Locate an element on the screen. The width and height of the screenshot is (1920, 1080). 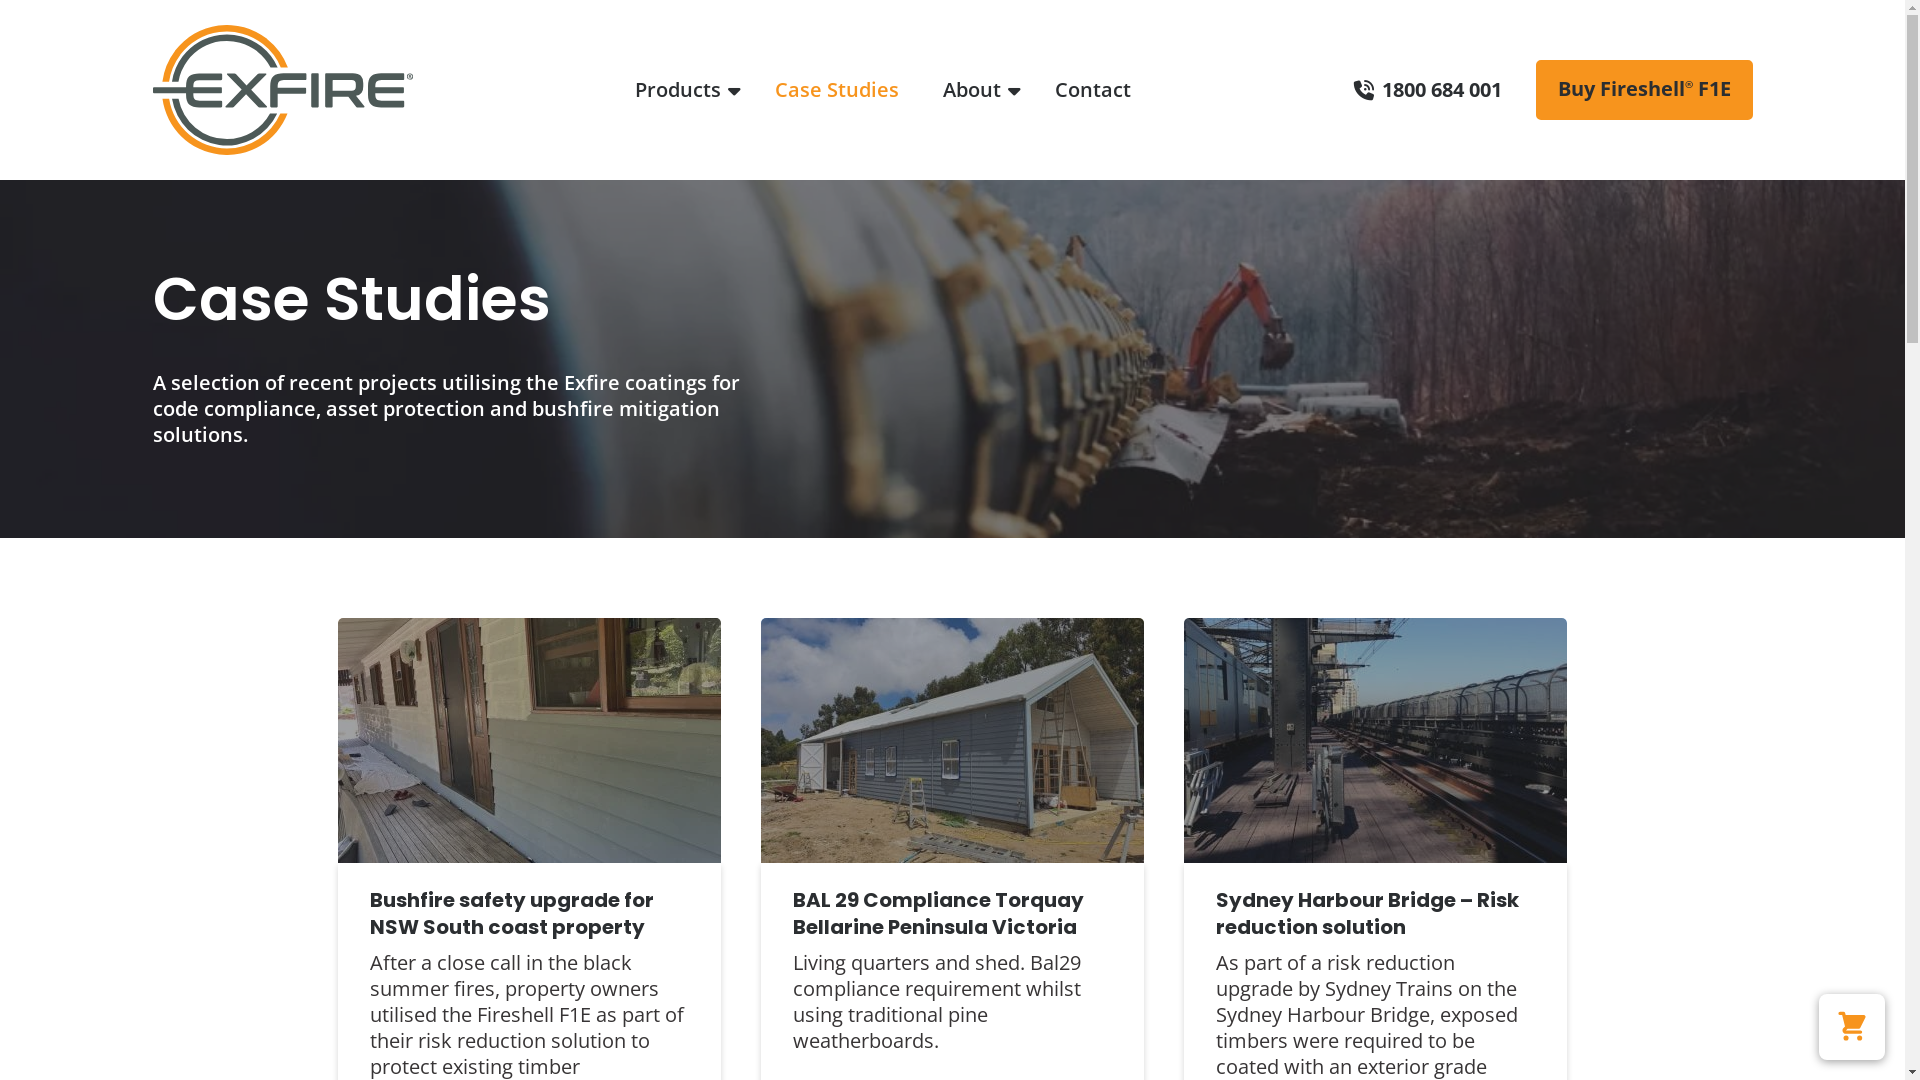
'Products' is located at coordinates (623, 90).